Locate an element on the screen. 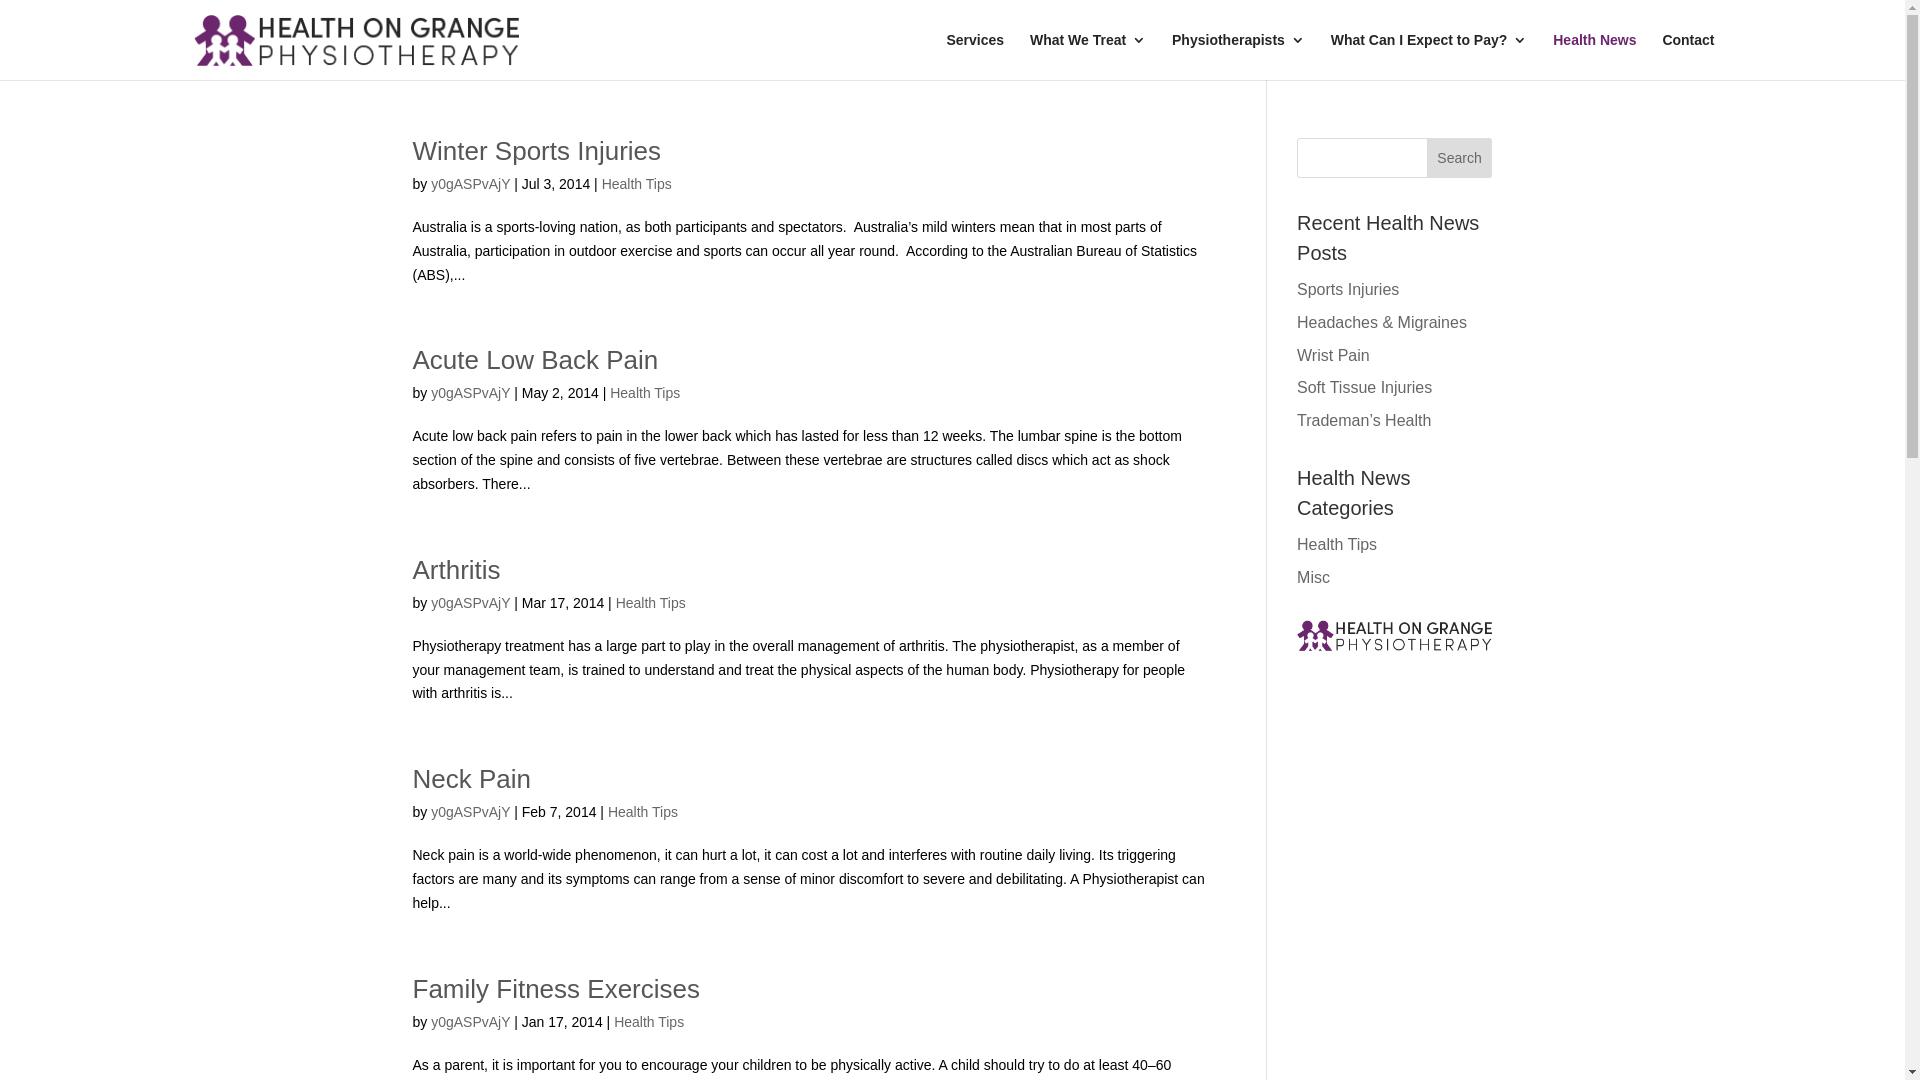 The width and height of the screenshot is (1920, 1080). 'Acute Low Back Pain' is located at coordinates (534, 358).